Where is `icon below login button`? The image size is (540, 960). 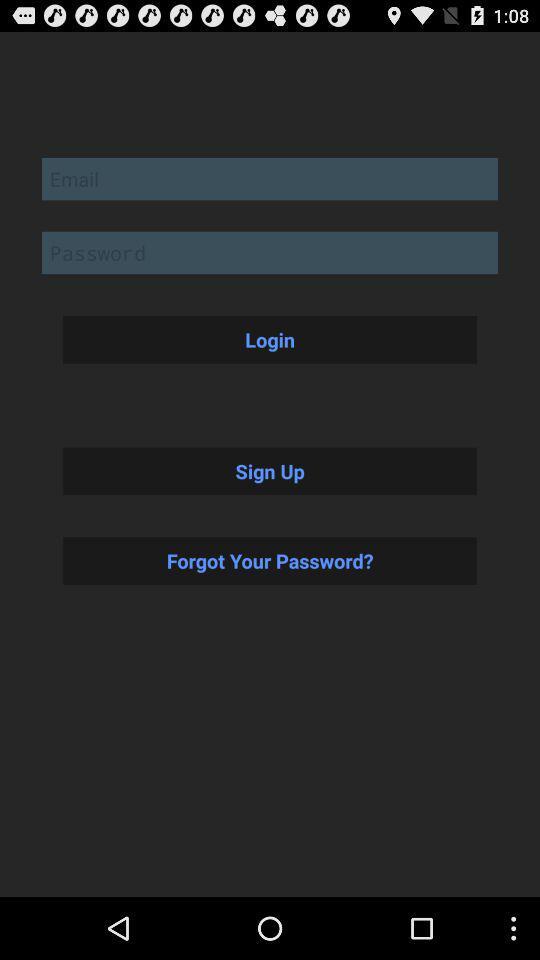 icon below login button is located at coordinates (270, 471).